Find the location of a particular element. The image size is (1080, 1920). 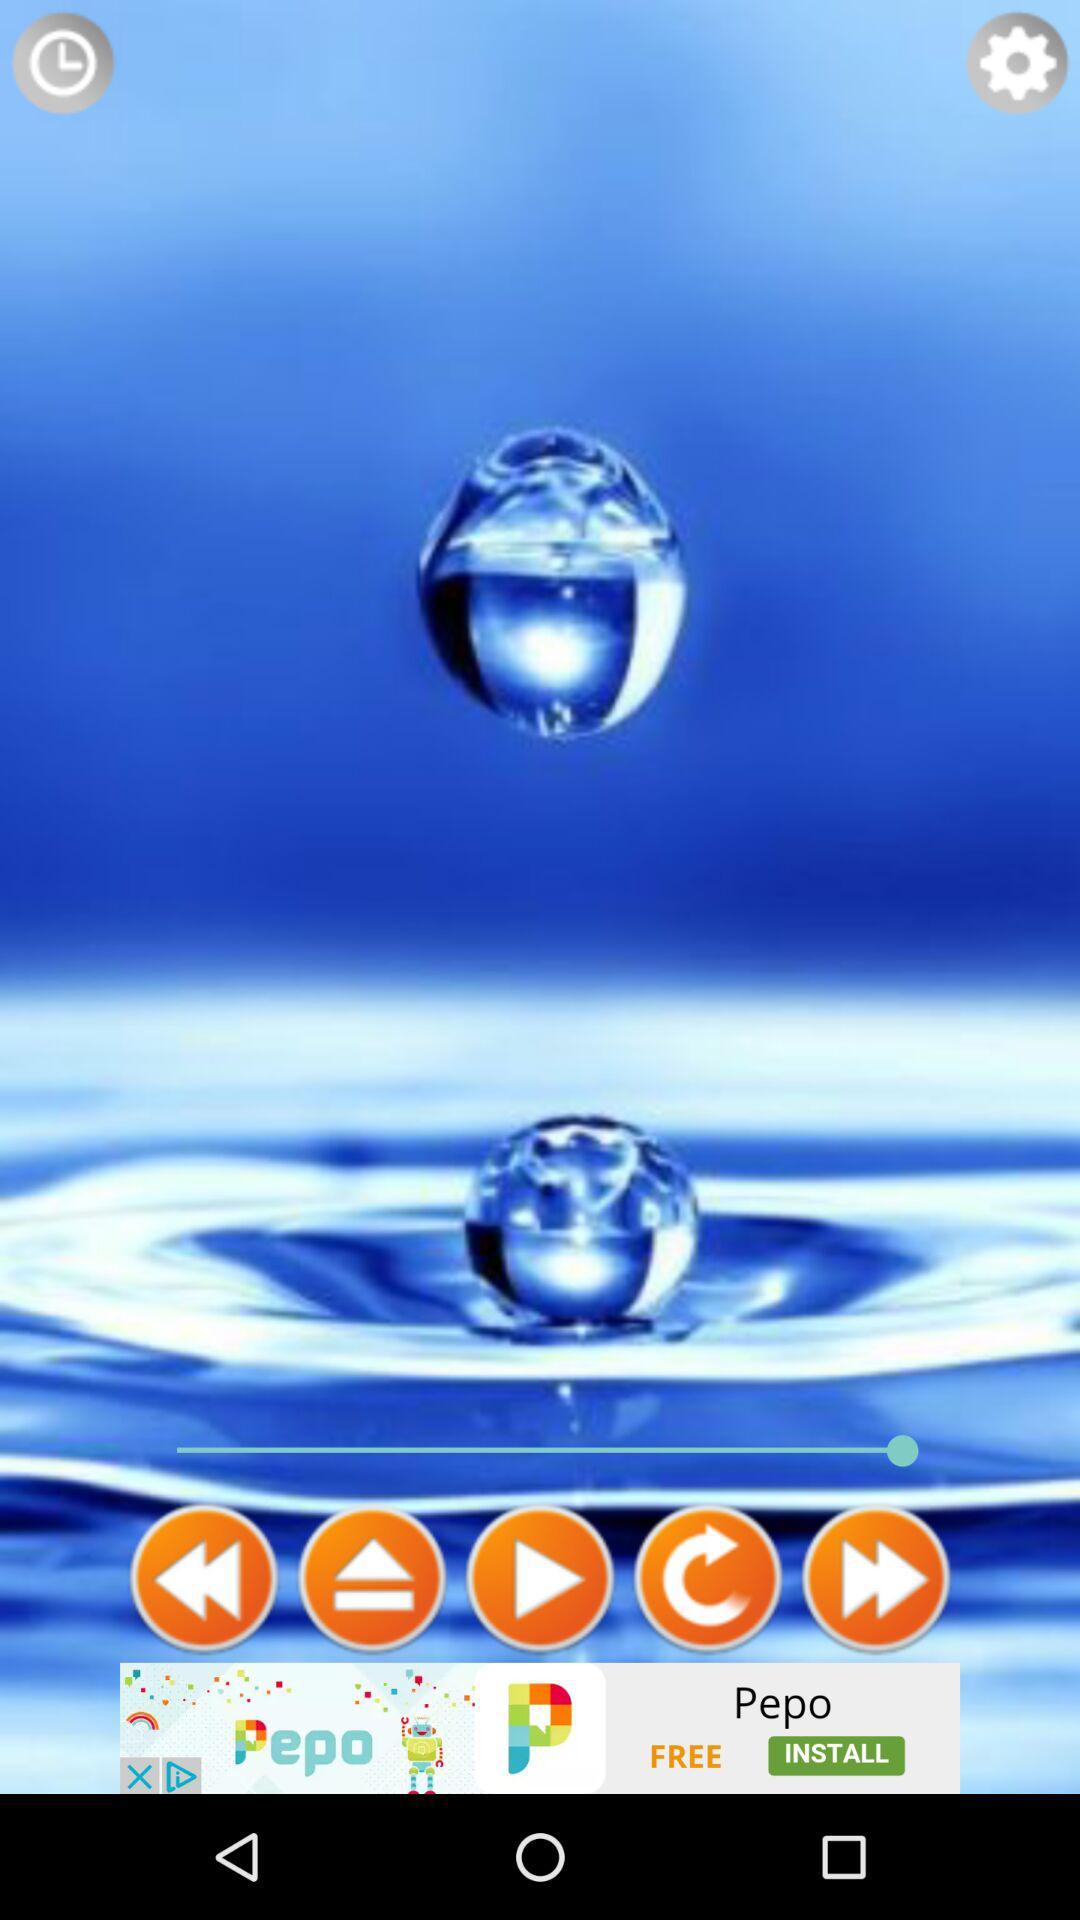

back arrow option is located at coordinates (204, 1577).